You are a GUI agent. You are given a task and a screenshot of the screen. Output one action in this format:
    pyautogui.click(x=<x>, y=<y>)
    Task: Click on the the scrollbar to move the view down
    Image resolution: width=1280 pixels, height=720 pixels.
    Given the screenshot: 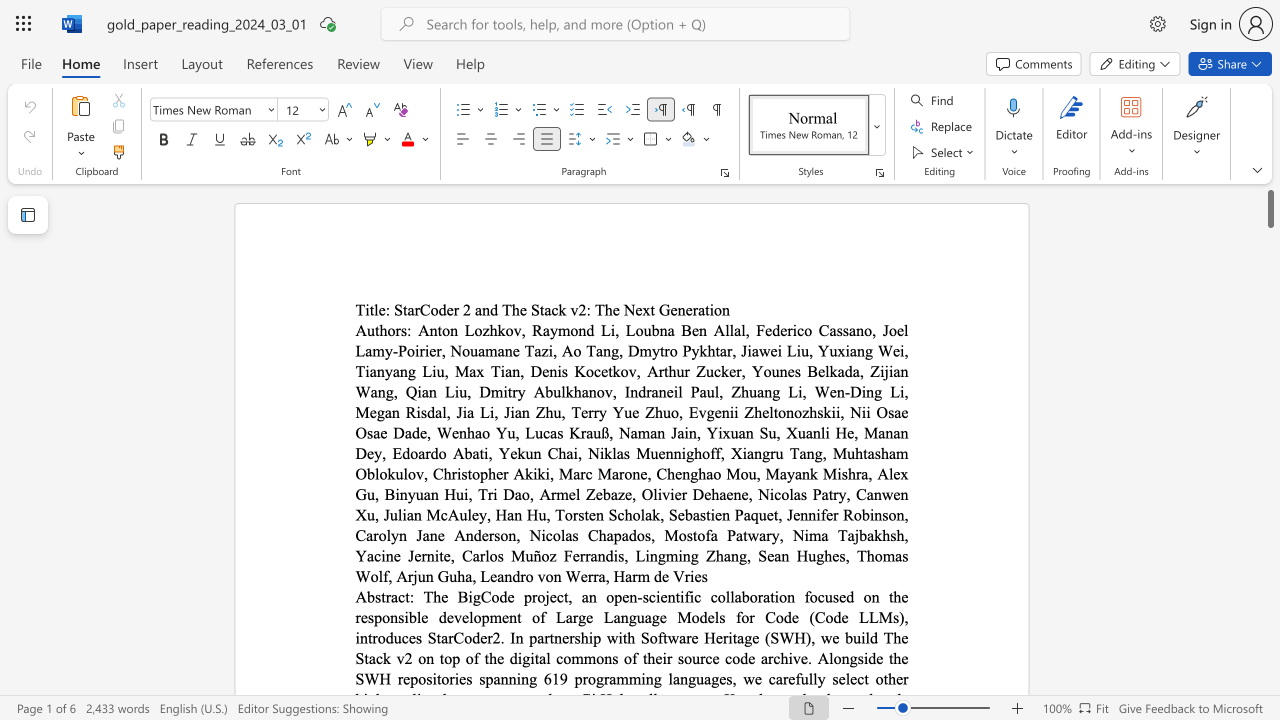 What is the action you would take?
    pyautogui.click(x=1269, y=588)
    